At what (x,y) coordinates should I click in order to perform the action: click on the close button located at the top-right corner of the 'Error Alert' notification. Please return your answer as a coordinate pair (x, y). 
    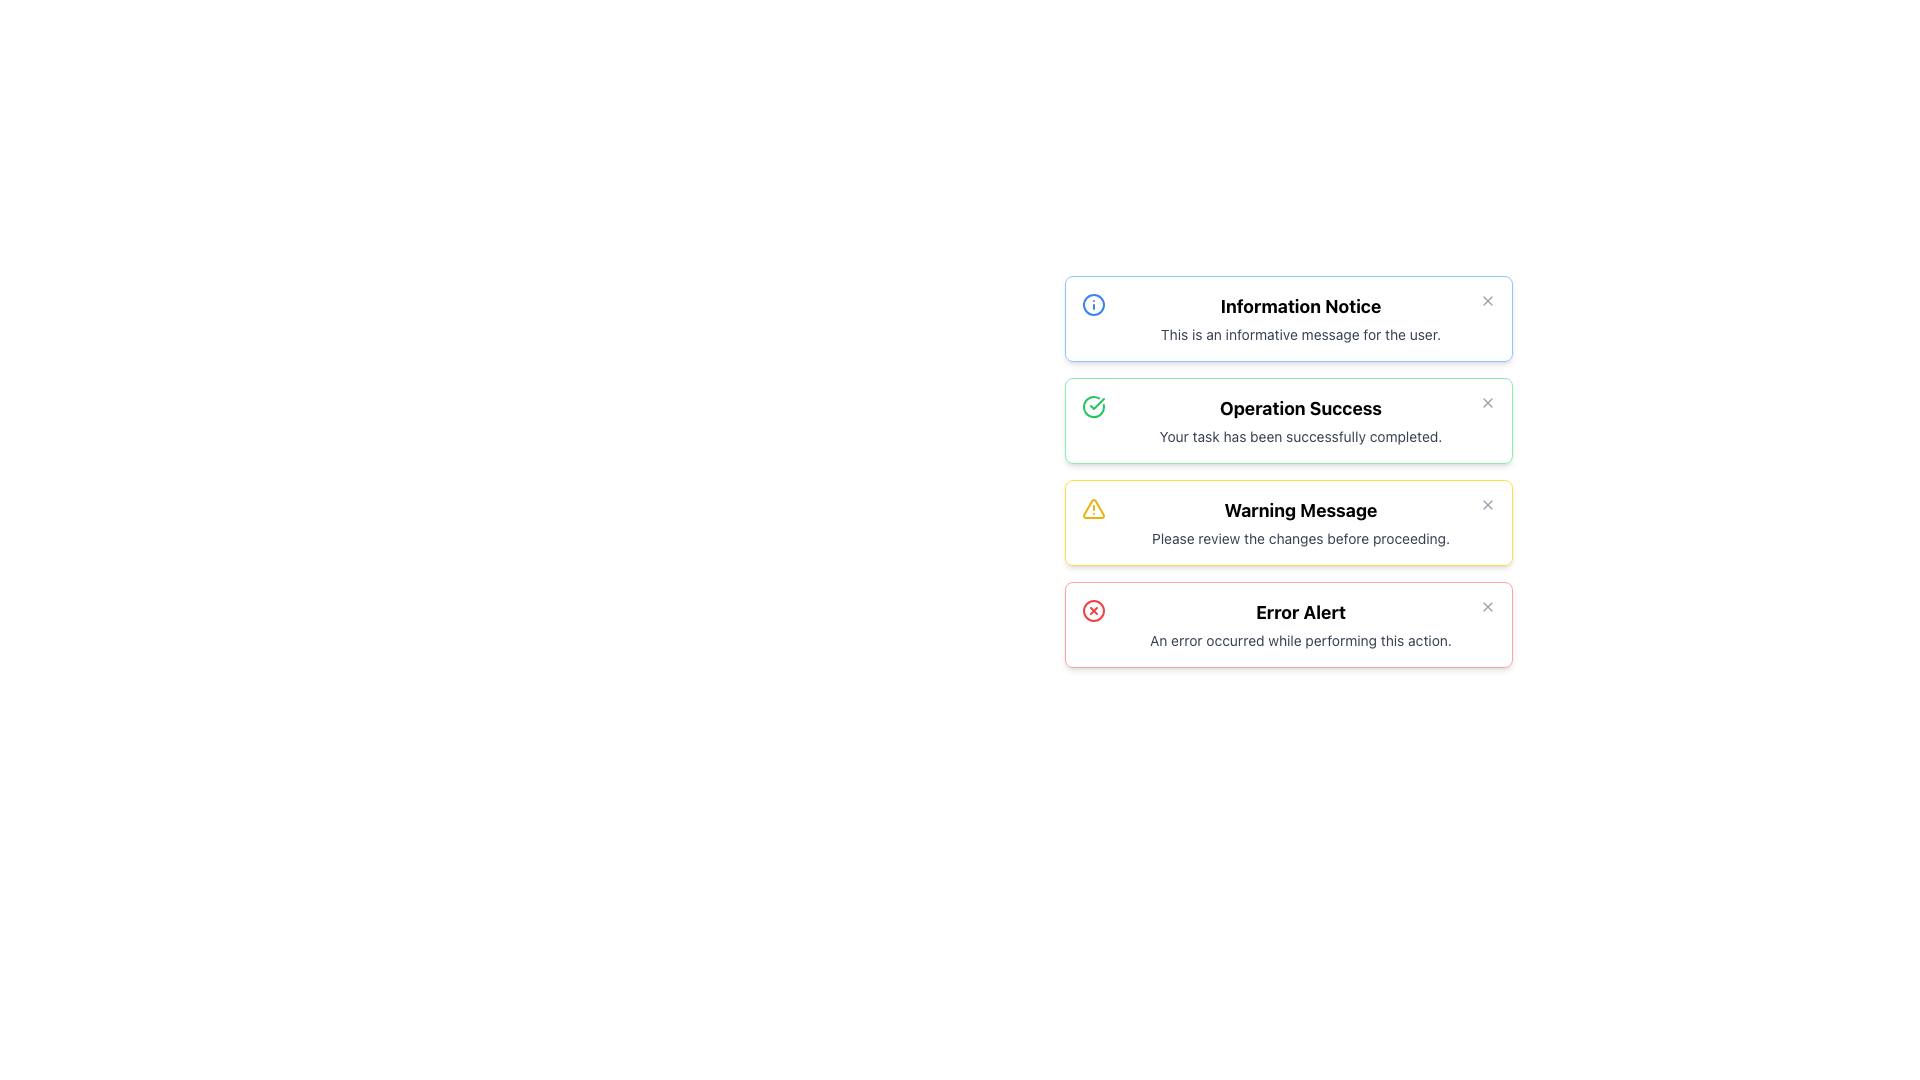
    Looking at the image, I should click on (1488, 605).